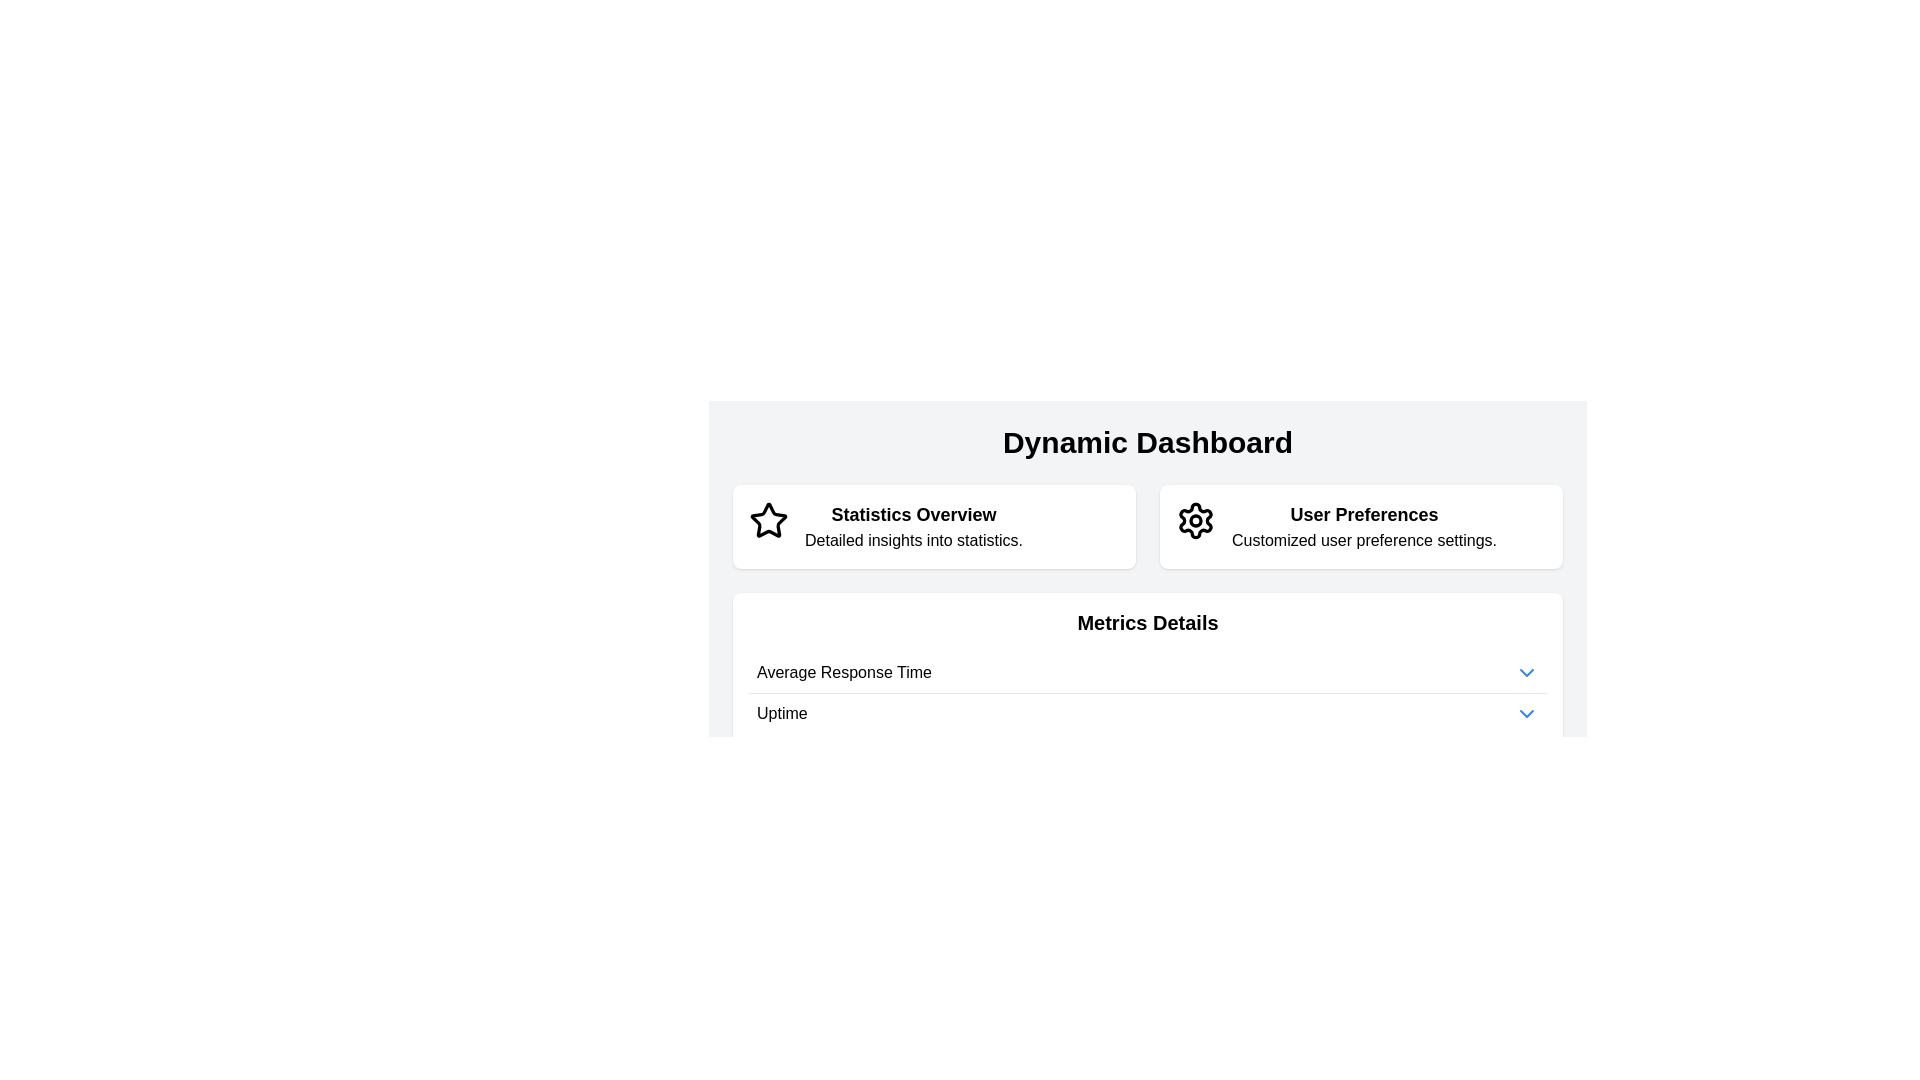 This screenshot has width=1920, height=1080. What do you see at coordinates (767, 519) in the screenshot?
I see `the star icon with a hollow center located in the top left section of the 'Dynamic Dashboard', within the 'Statistics Overview' button` at bounding box center [767, 519].